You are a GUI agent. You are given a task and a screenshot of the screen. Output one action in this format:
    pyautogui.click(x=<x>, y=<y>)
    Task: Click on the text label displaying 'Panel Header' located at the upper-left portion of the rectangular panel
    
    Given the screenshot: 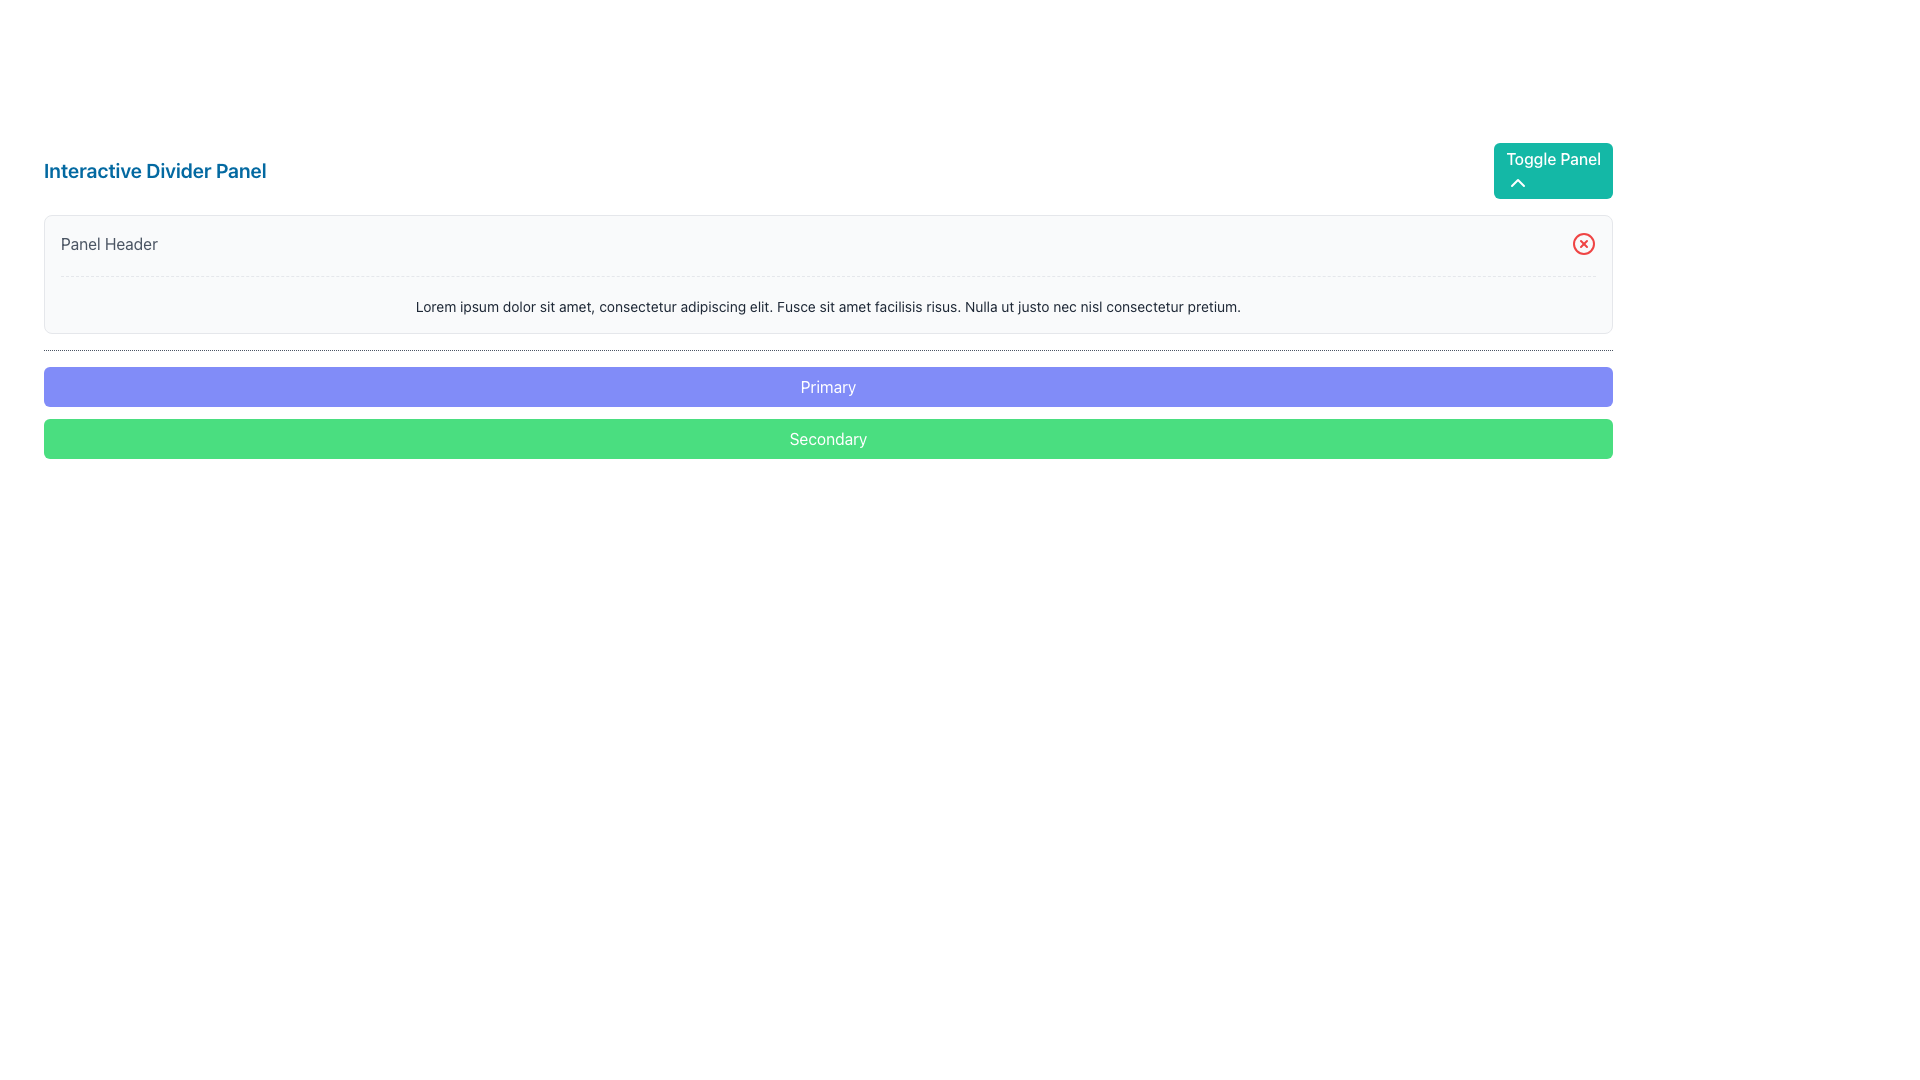 What is the action you would take?
    pyautogui.click(x=108, y=242)
    